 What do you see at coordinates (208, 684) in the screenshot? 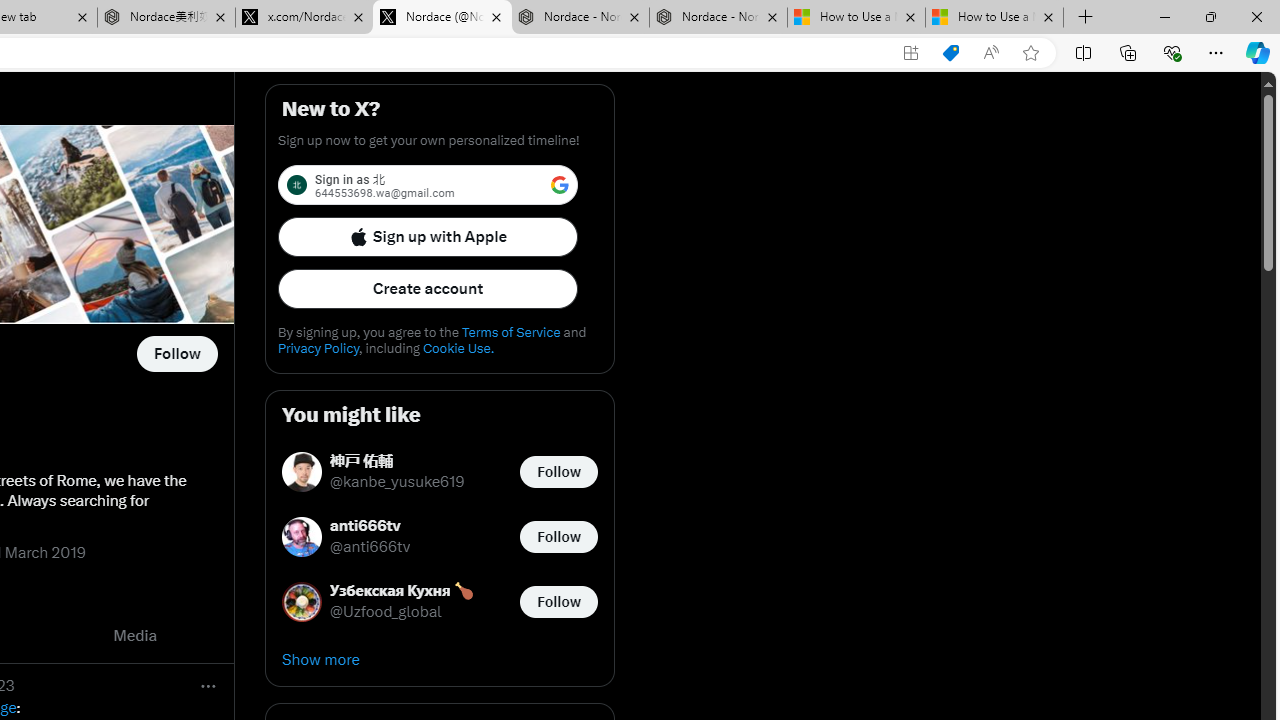
I see `'More'` at bounding box center [208, 684].